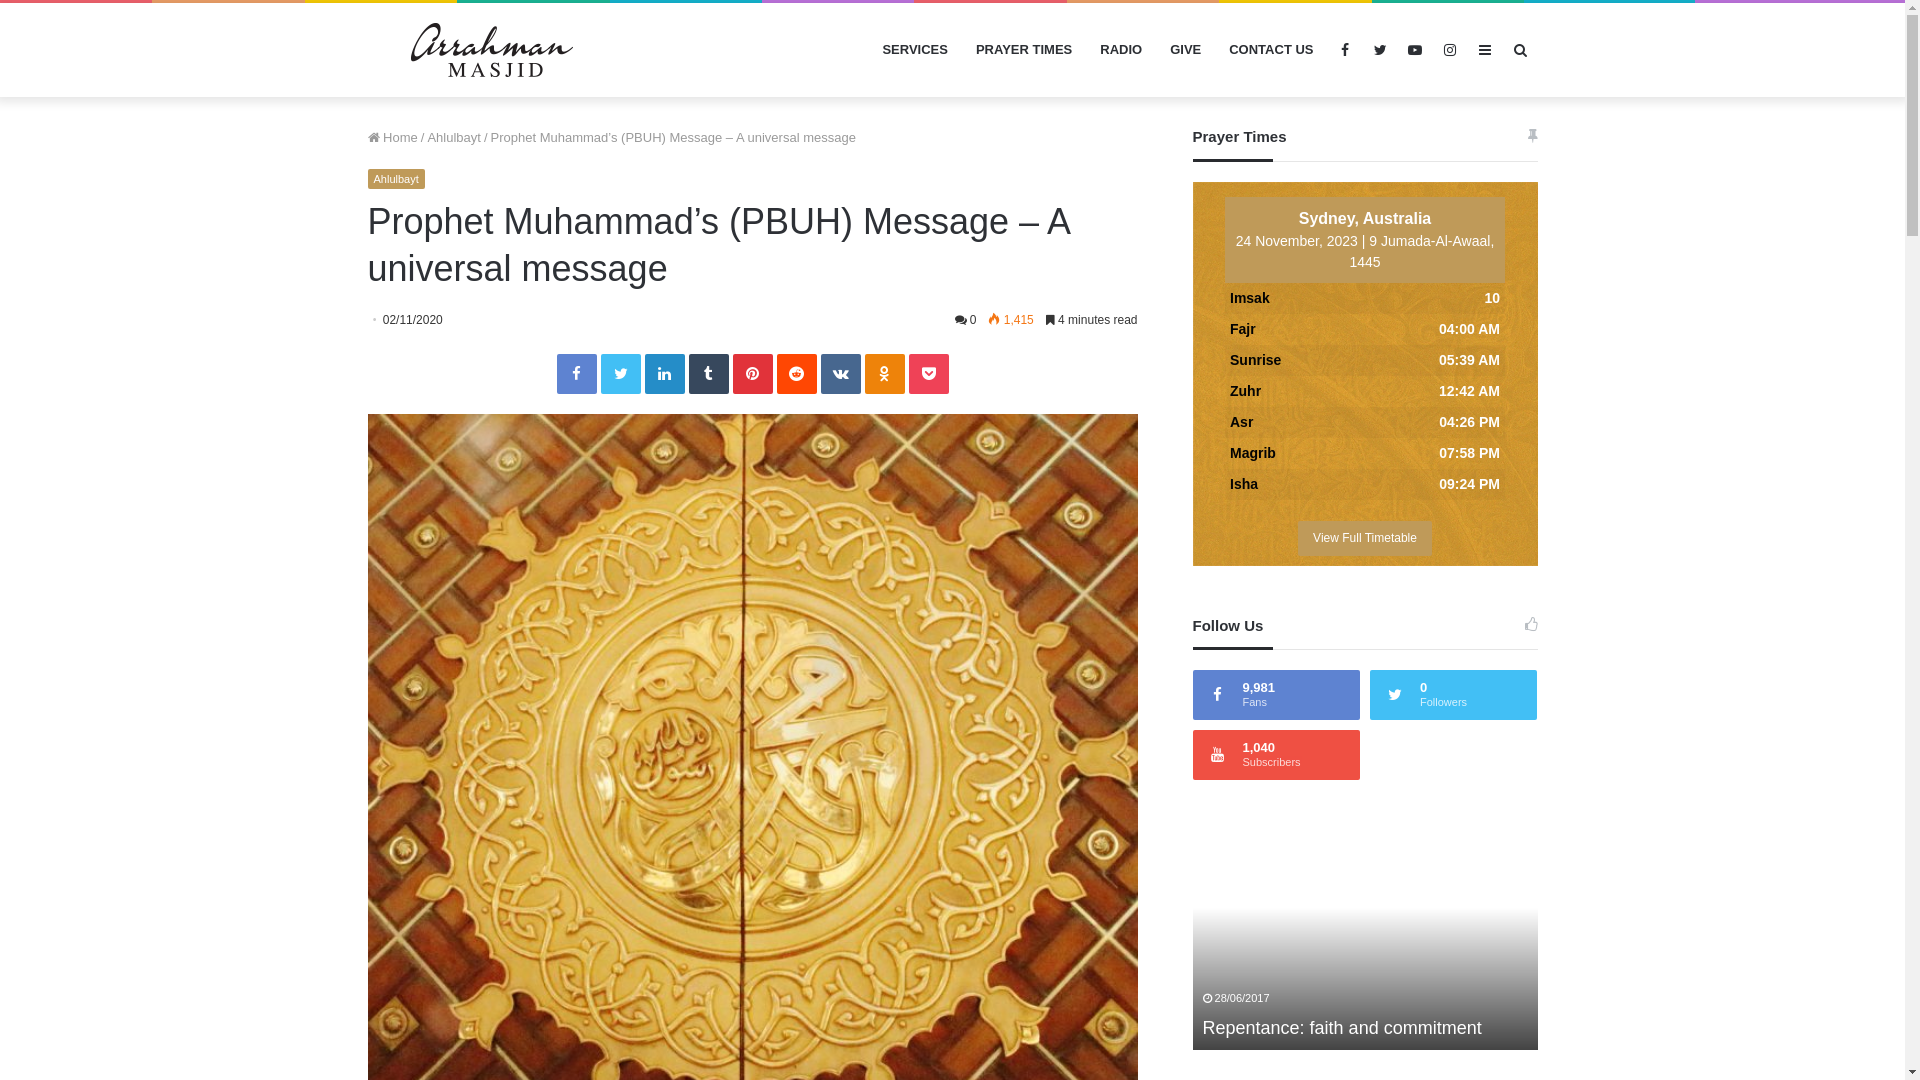  I want to click on 'CONTACT US', so click(1270, 49).